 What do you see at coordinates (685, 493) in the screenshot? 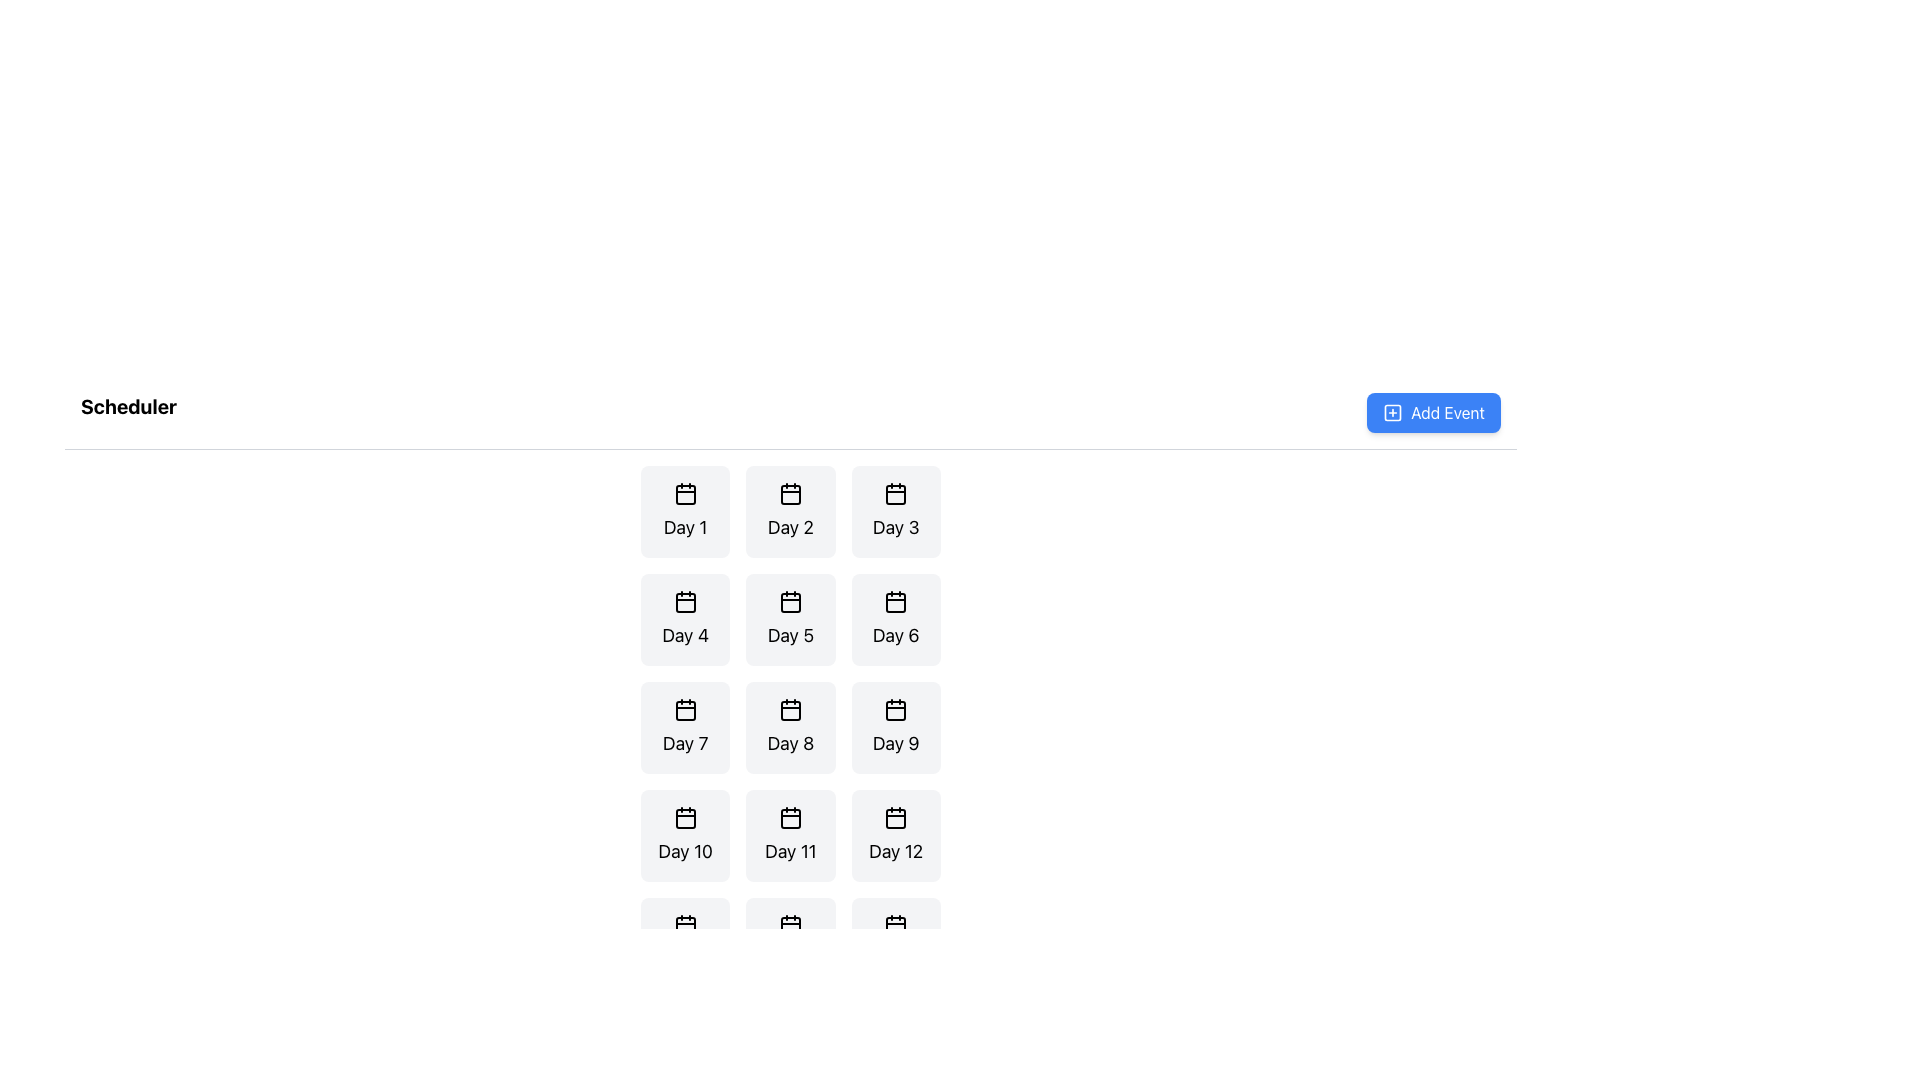
I see `the calendar icon located` at bounding box center [685, 493].